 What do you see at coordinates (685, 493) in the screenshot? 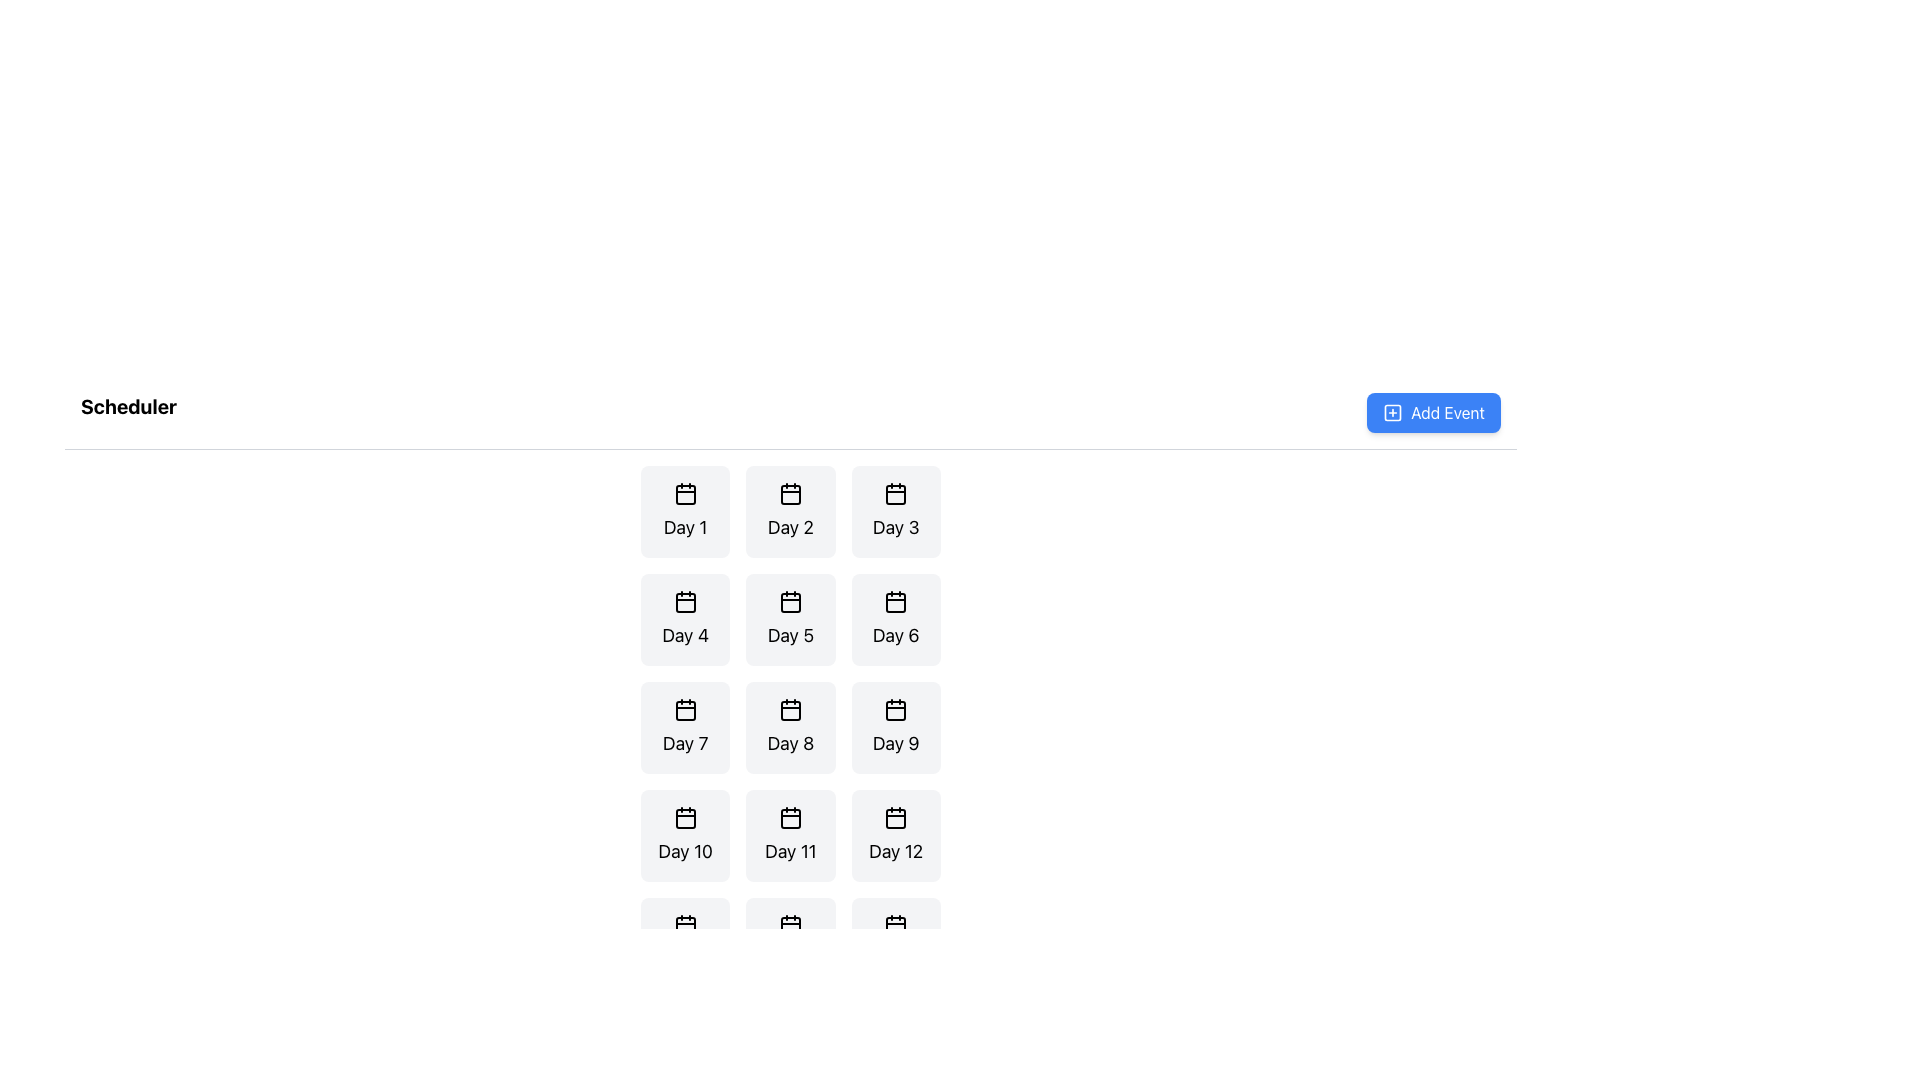
I see `the calendar icon located` at bounding box center [685, 493].